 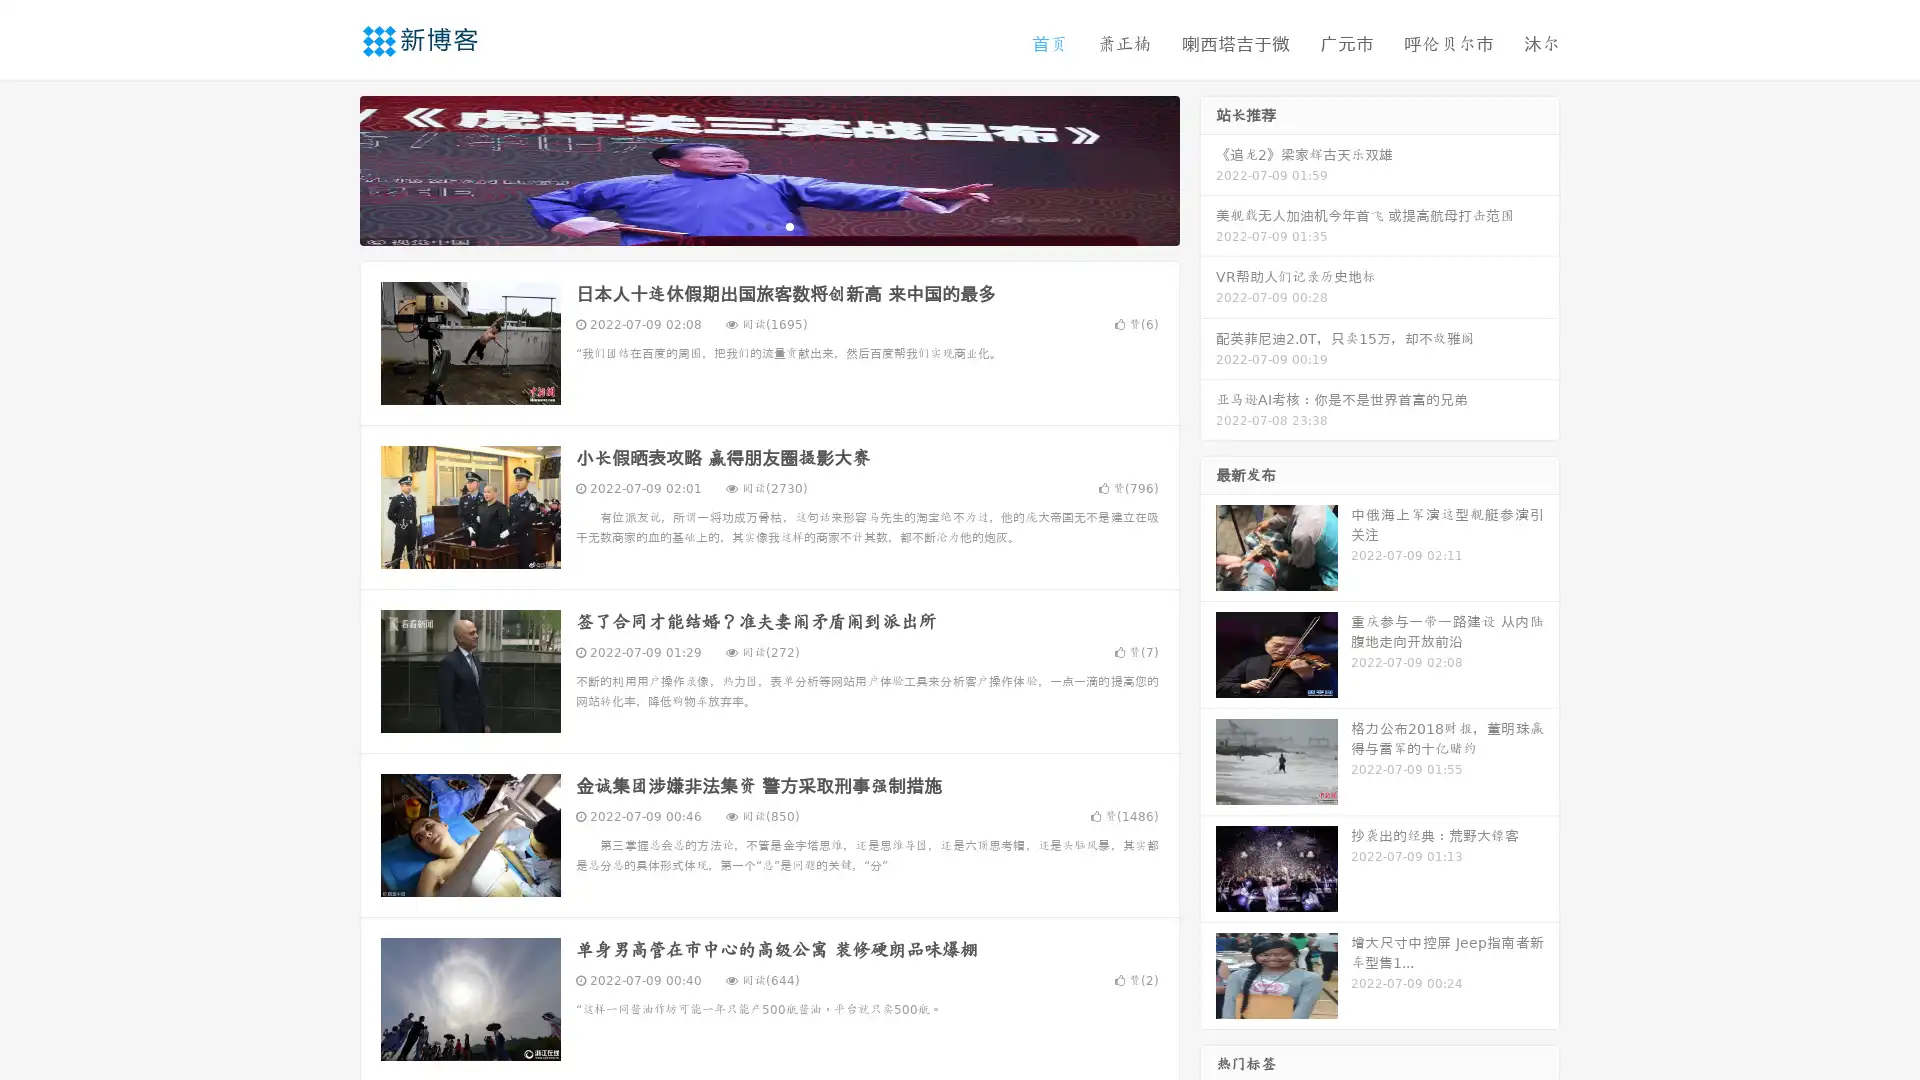 What do you see at coordinates (330, 168) in the screenshot?
I see `Previous slide` at bounding box center [330, 168].